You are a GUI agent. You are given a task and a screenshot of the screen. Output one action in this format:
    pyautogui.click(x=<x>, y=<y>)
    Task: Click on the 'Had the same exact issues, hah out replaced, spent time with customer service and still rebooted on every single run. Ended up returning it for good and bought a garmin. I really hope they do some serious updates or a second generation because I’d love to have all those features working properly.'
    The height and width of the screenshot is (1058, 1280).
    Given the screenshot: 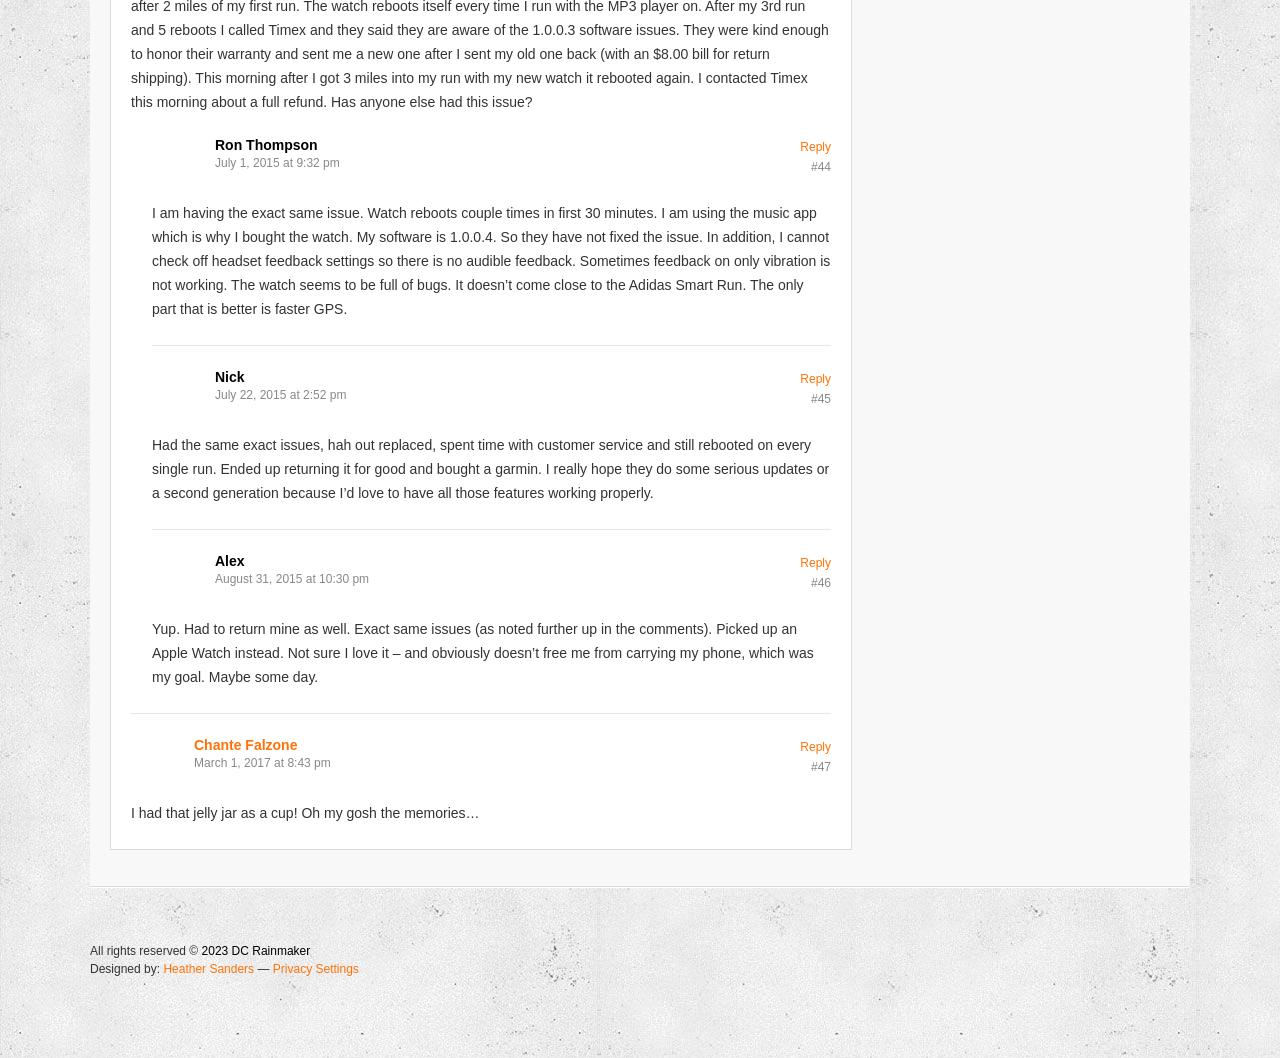 What is the action you would take?
    pyautogui.click(x=490, y=466)
    